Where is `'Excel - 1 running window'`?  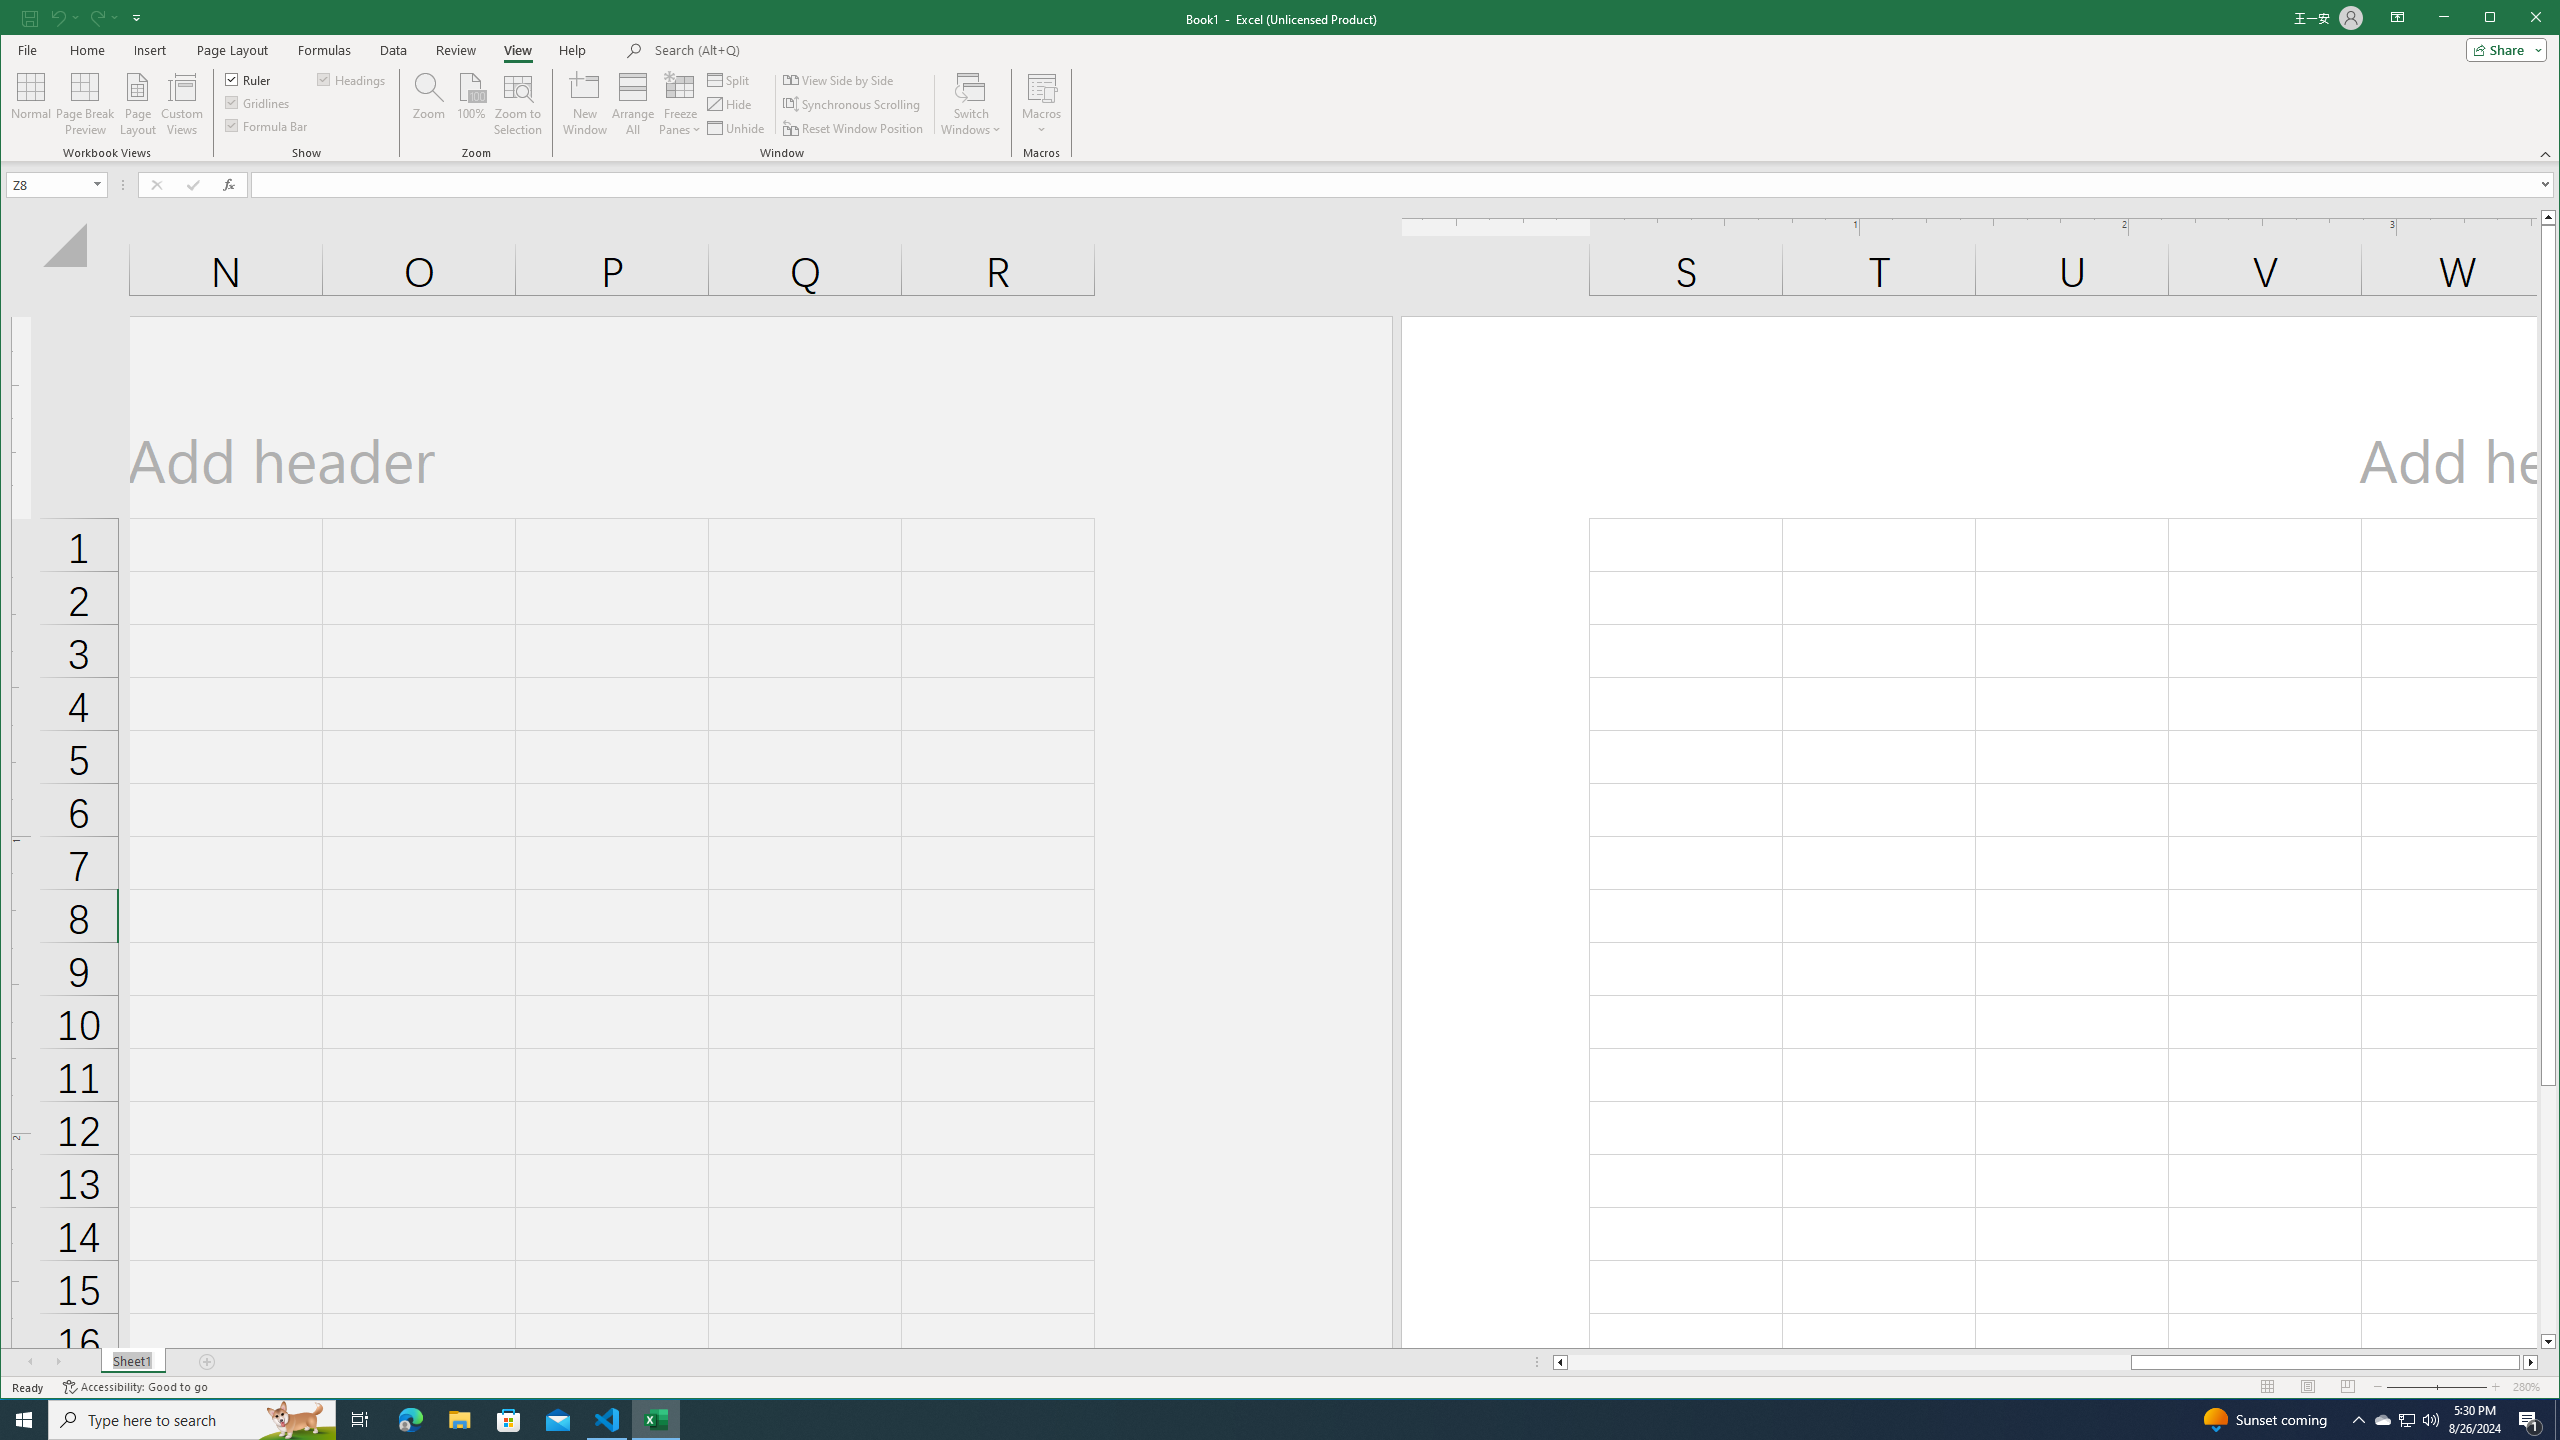
'Excel - 1 running window' is located at coordinates (656, 1418).